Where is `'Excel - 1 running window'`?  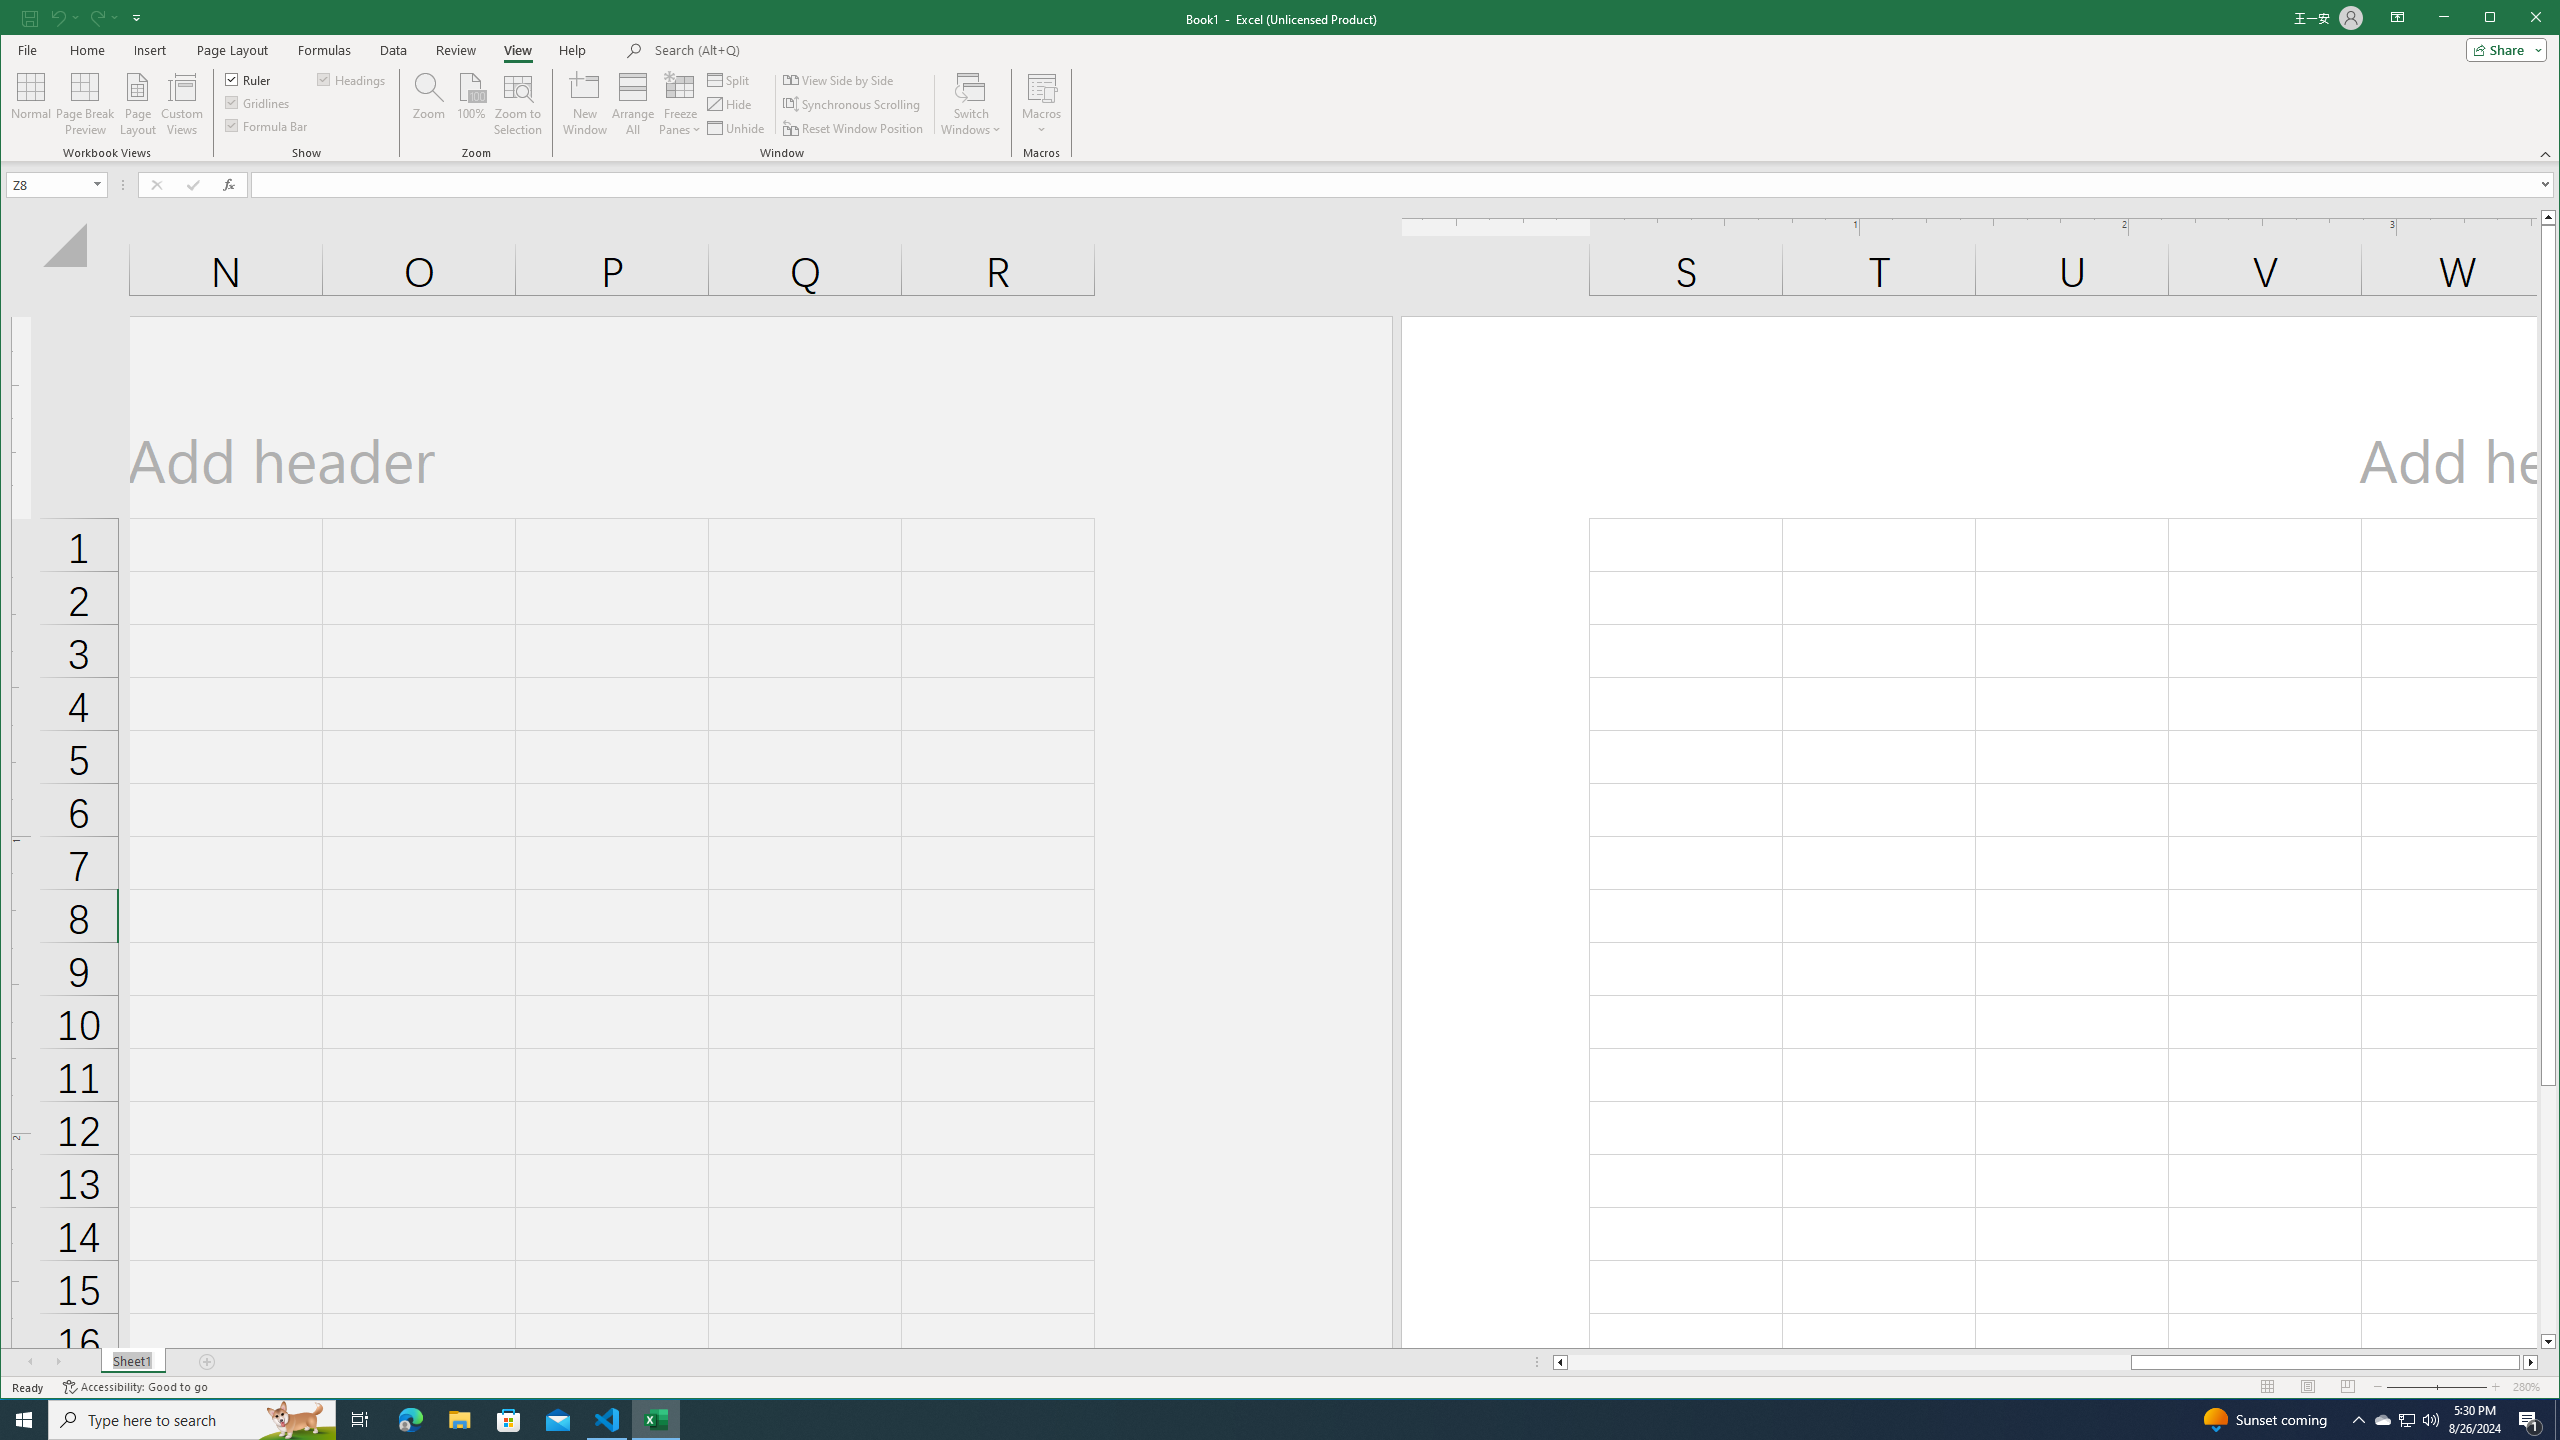
'Excel - 1 running window' is located at coordinates (656, 1418).